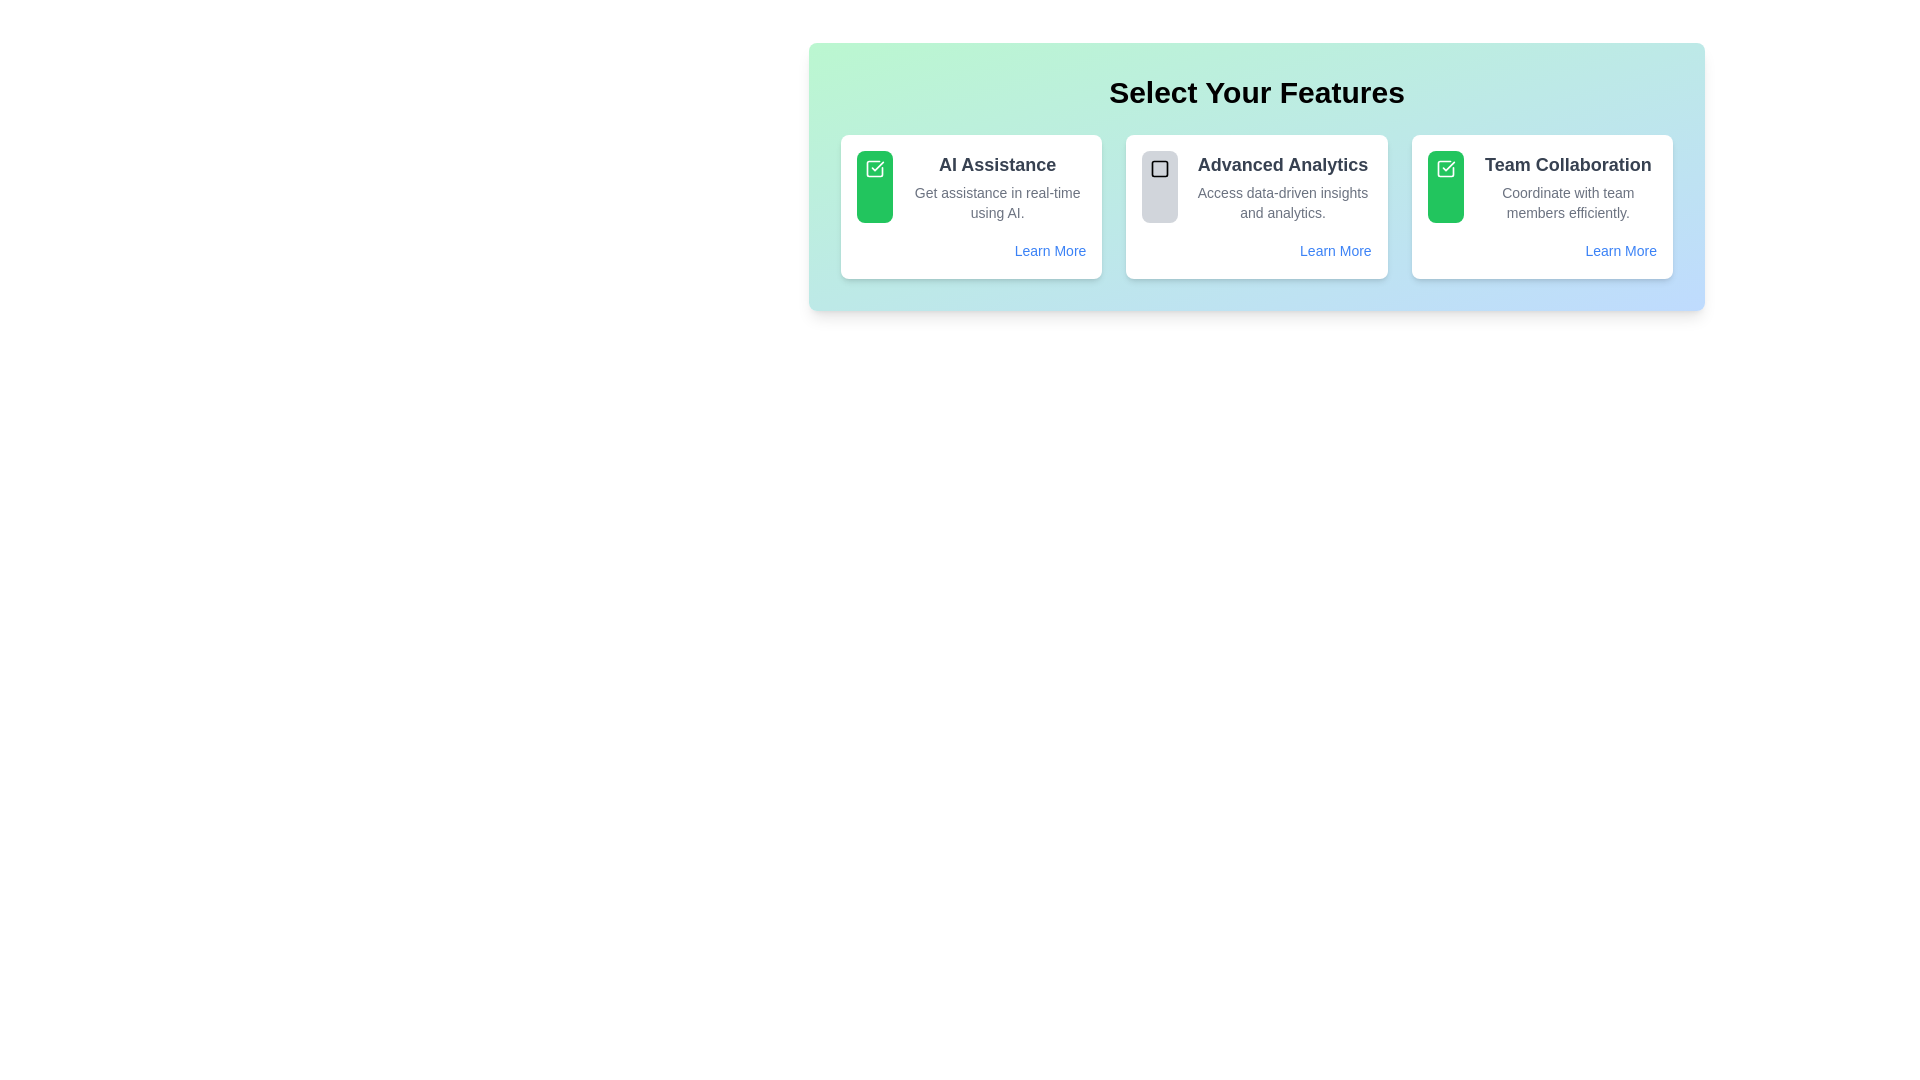  What do you see at coordinates (971, 186) in the screenshot?
I see `the text block of the Feature Description Card titled 'AI Assistance', which is located in the top-left corner of the grid section` at bounding box center [971, 186].